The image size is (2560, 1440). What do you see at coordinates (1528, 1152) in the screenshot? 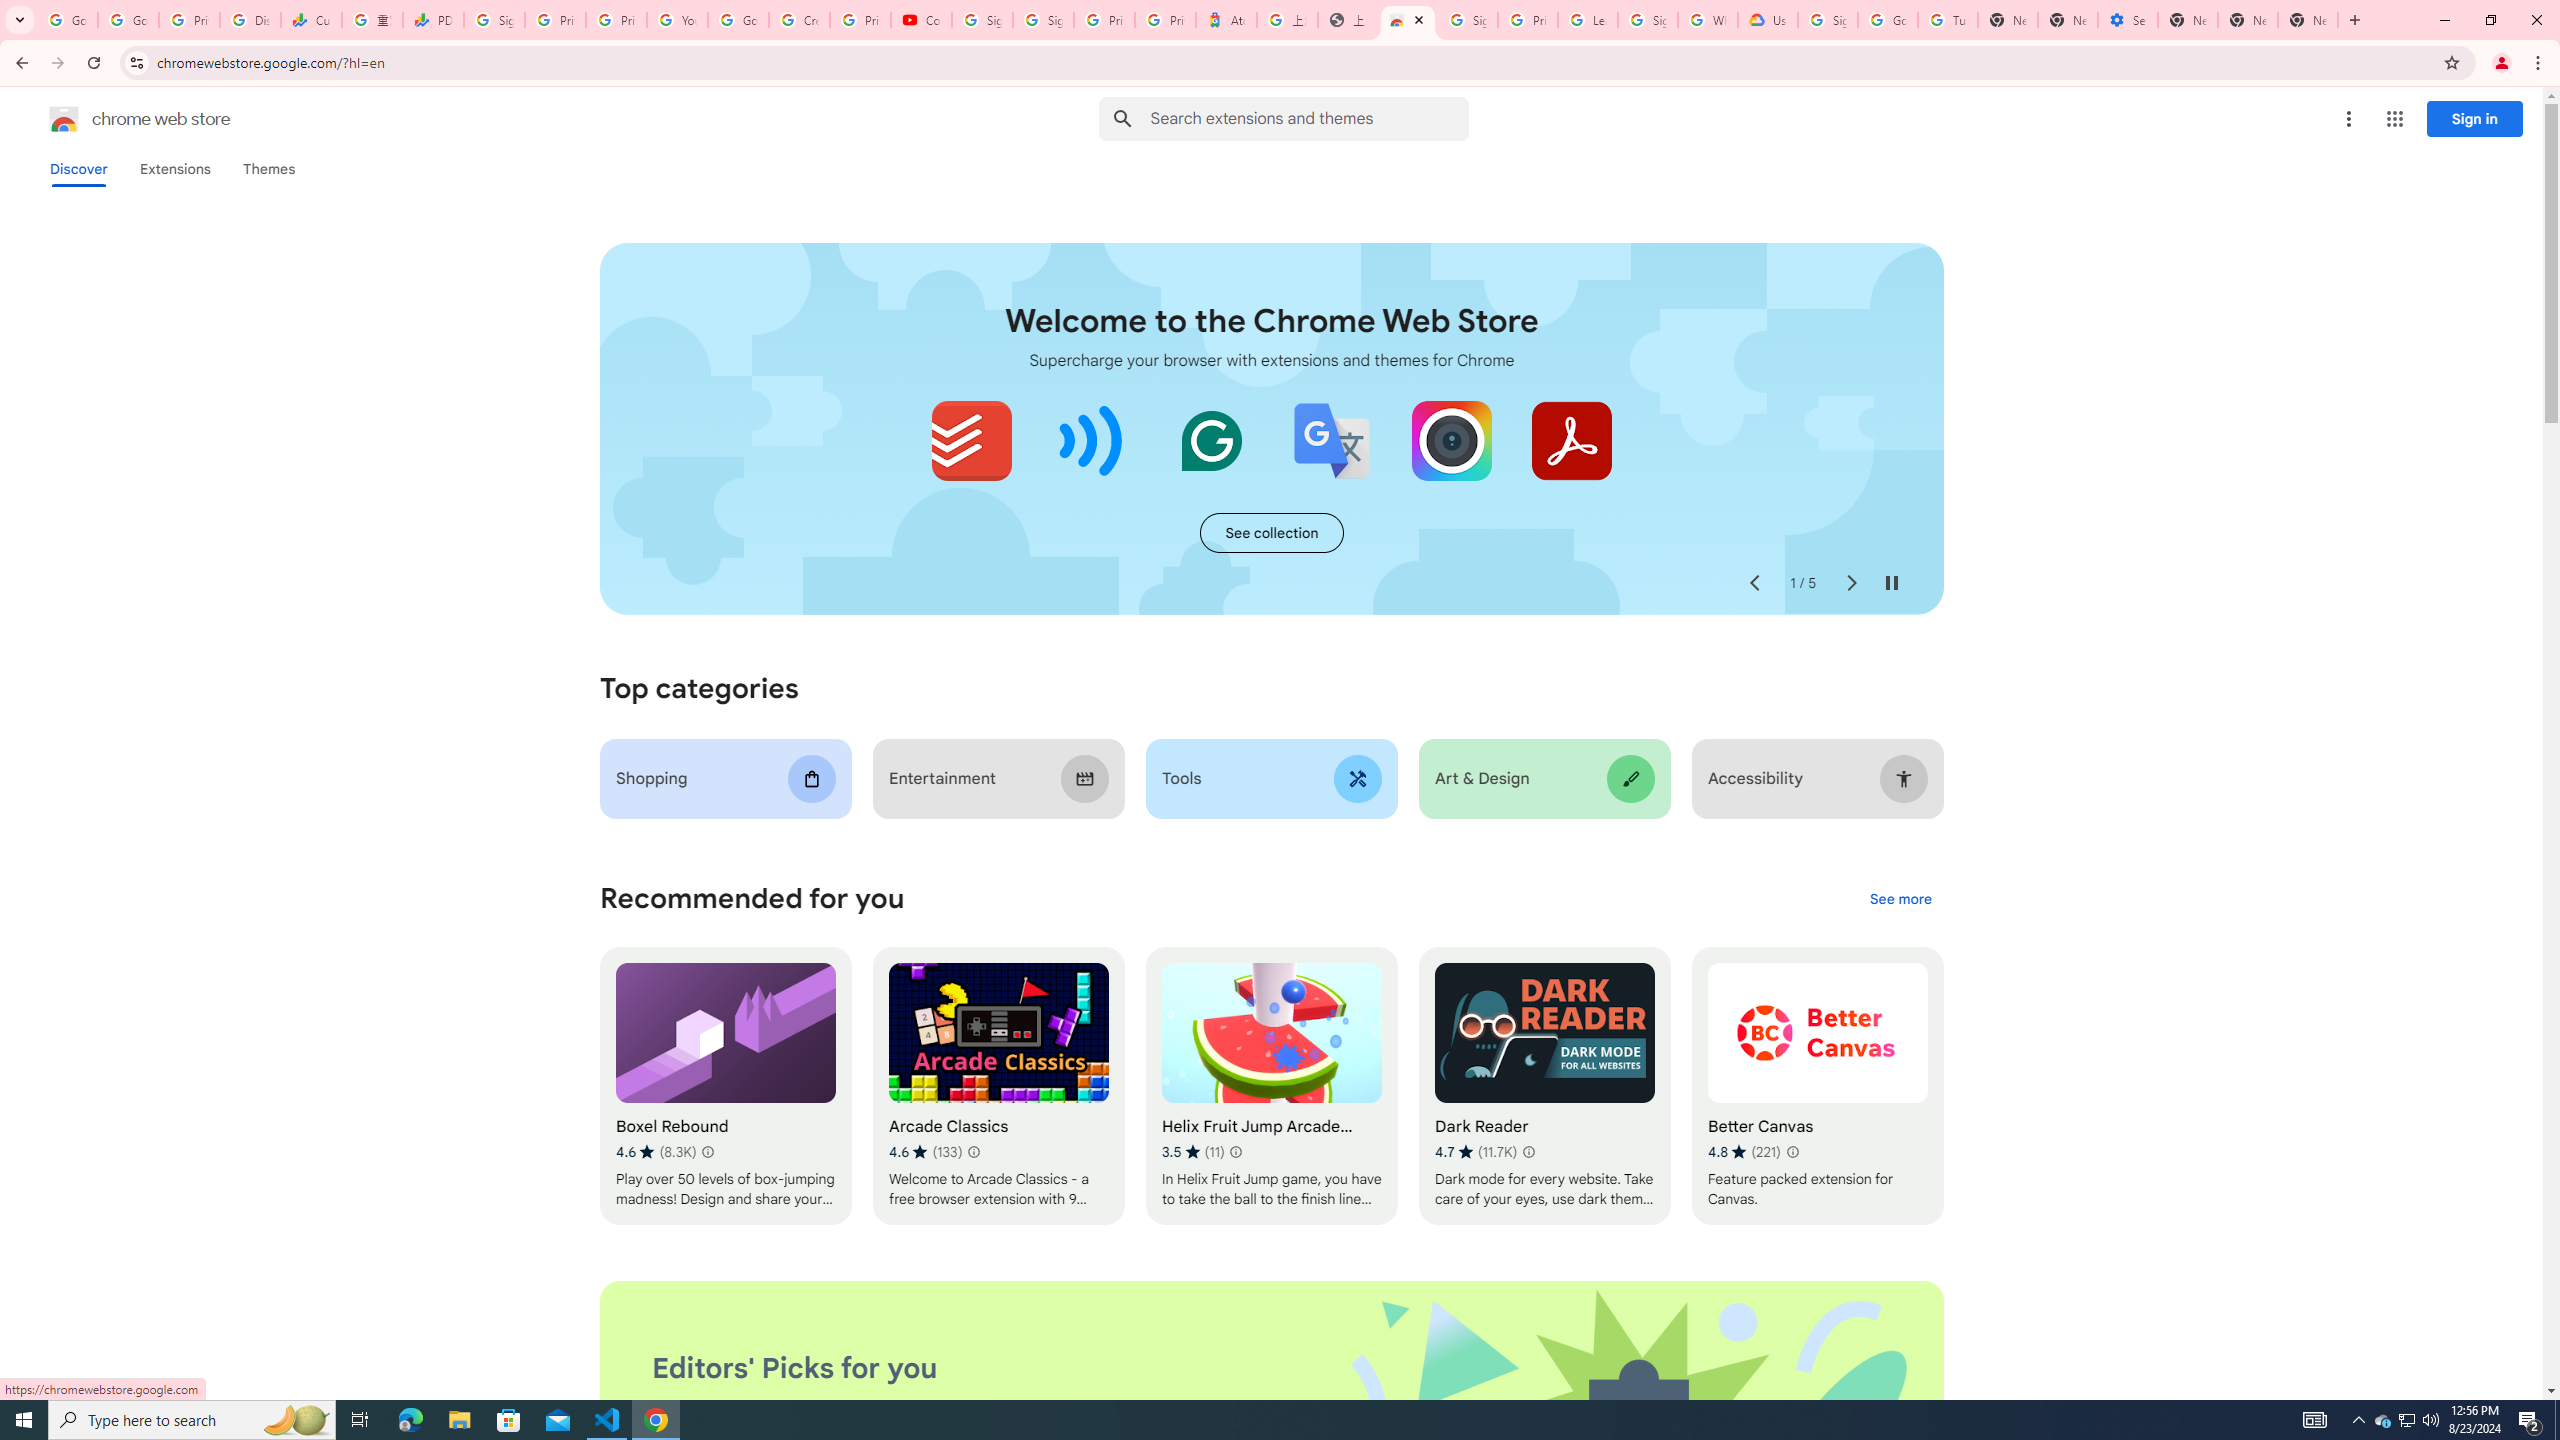
I see `'Learn more about results and reviews "Dark Reader"'` at bounding box center [1528, 1152].